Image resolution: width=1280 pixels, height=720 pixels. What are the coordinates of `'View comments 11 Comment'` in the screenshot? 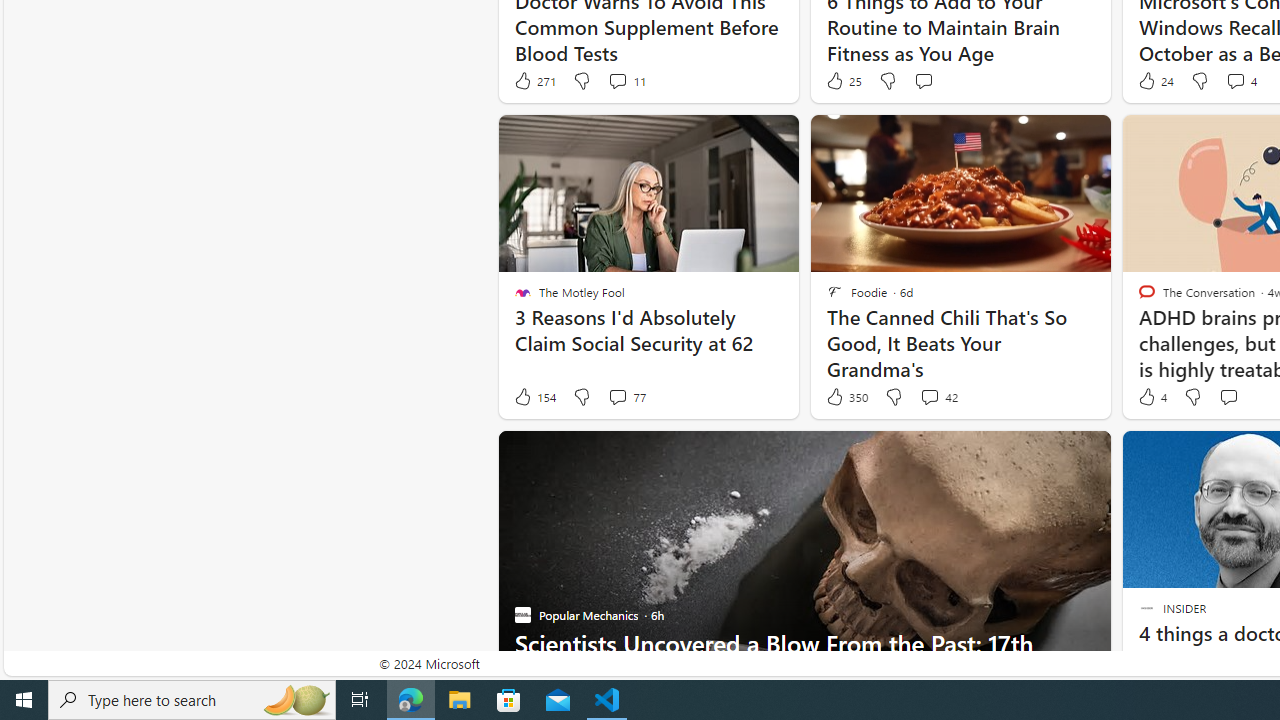 It's located at (625, 80).